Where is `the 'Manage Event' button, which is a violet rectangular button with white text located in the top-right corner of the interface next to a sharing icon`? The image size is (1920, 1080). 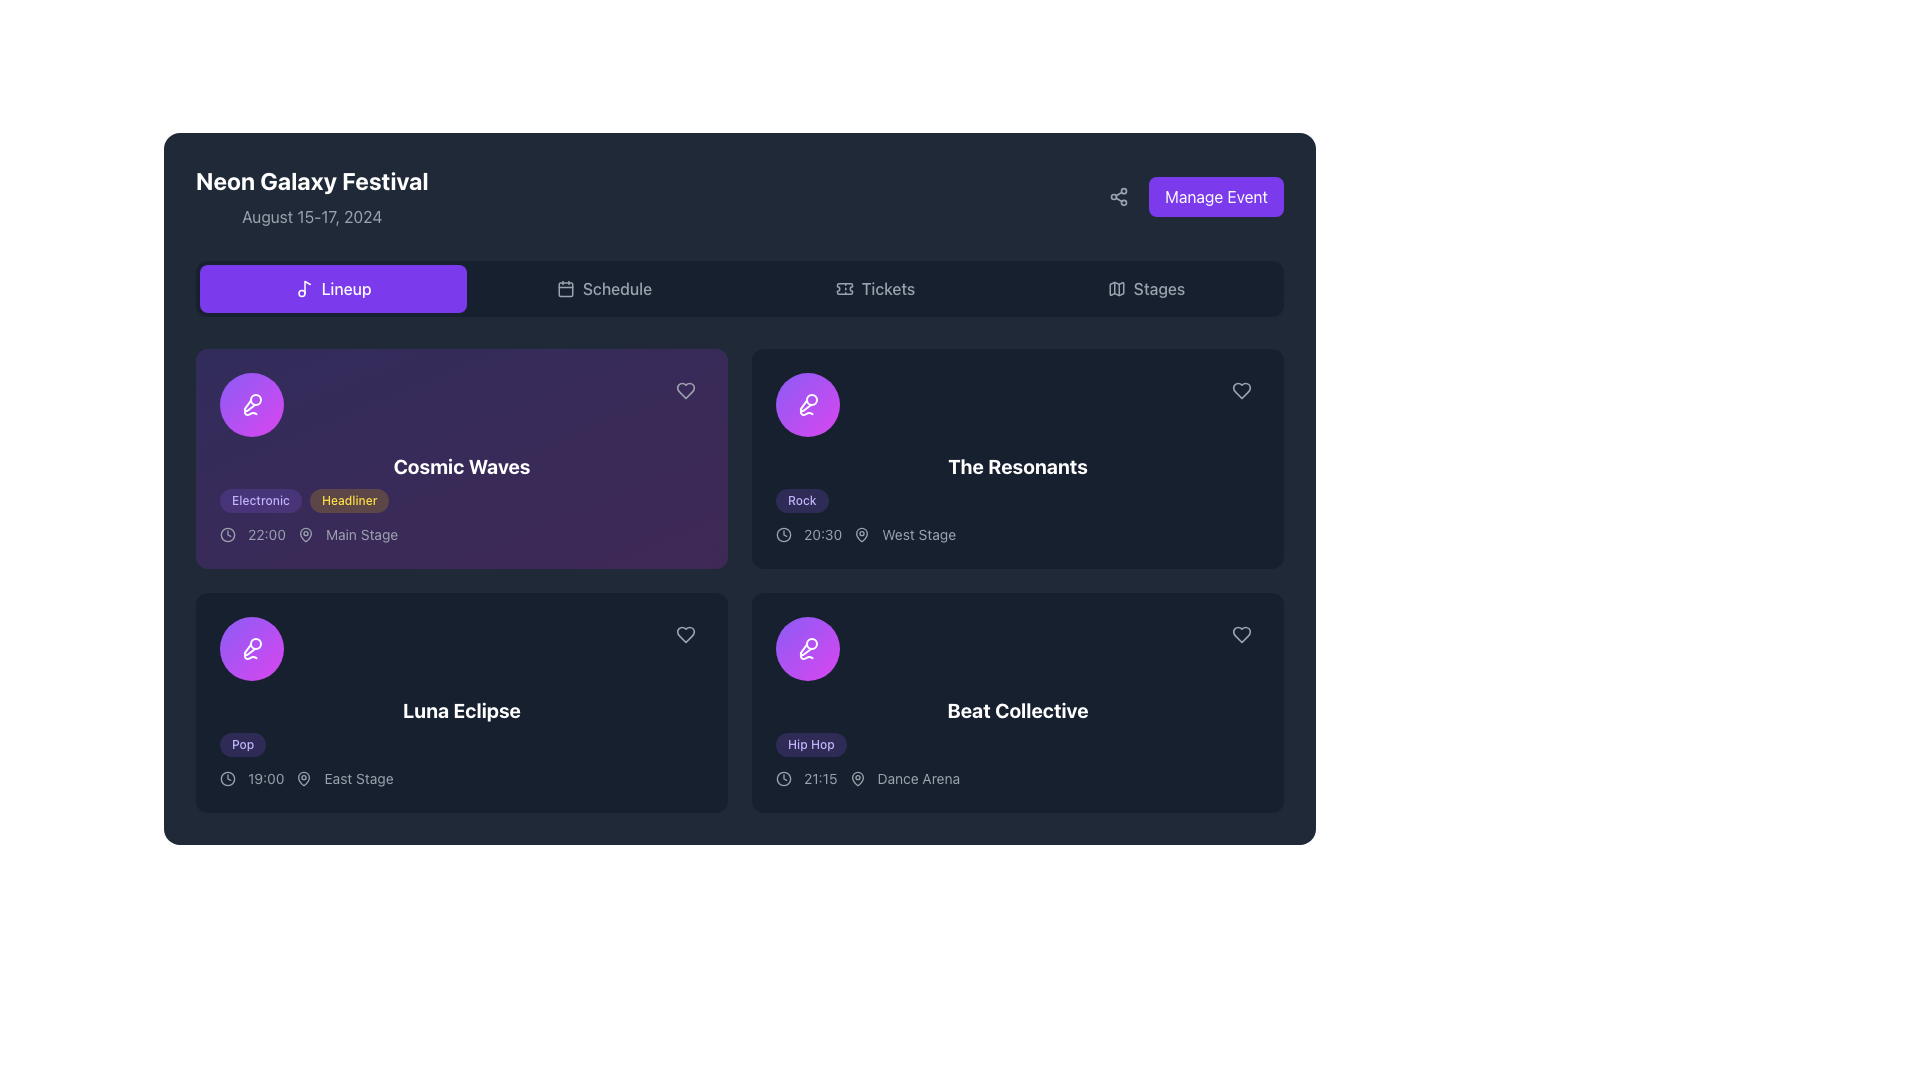 the 'Manage Event' button, which is a violet rectangular button with white text located in the top-right corner of the interface next to a sharing icon is located at coordinates (1192, 196).